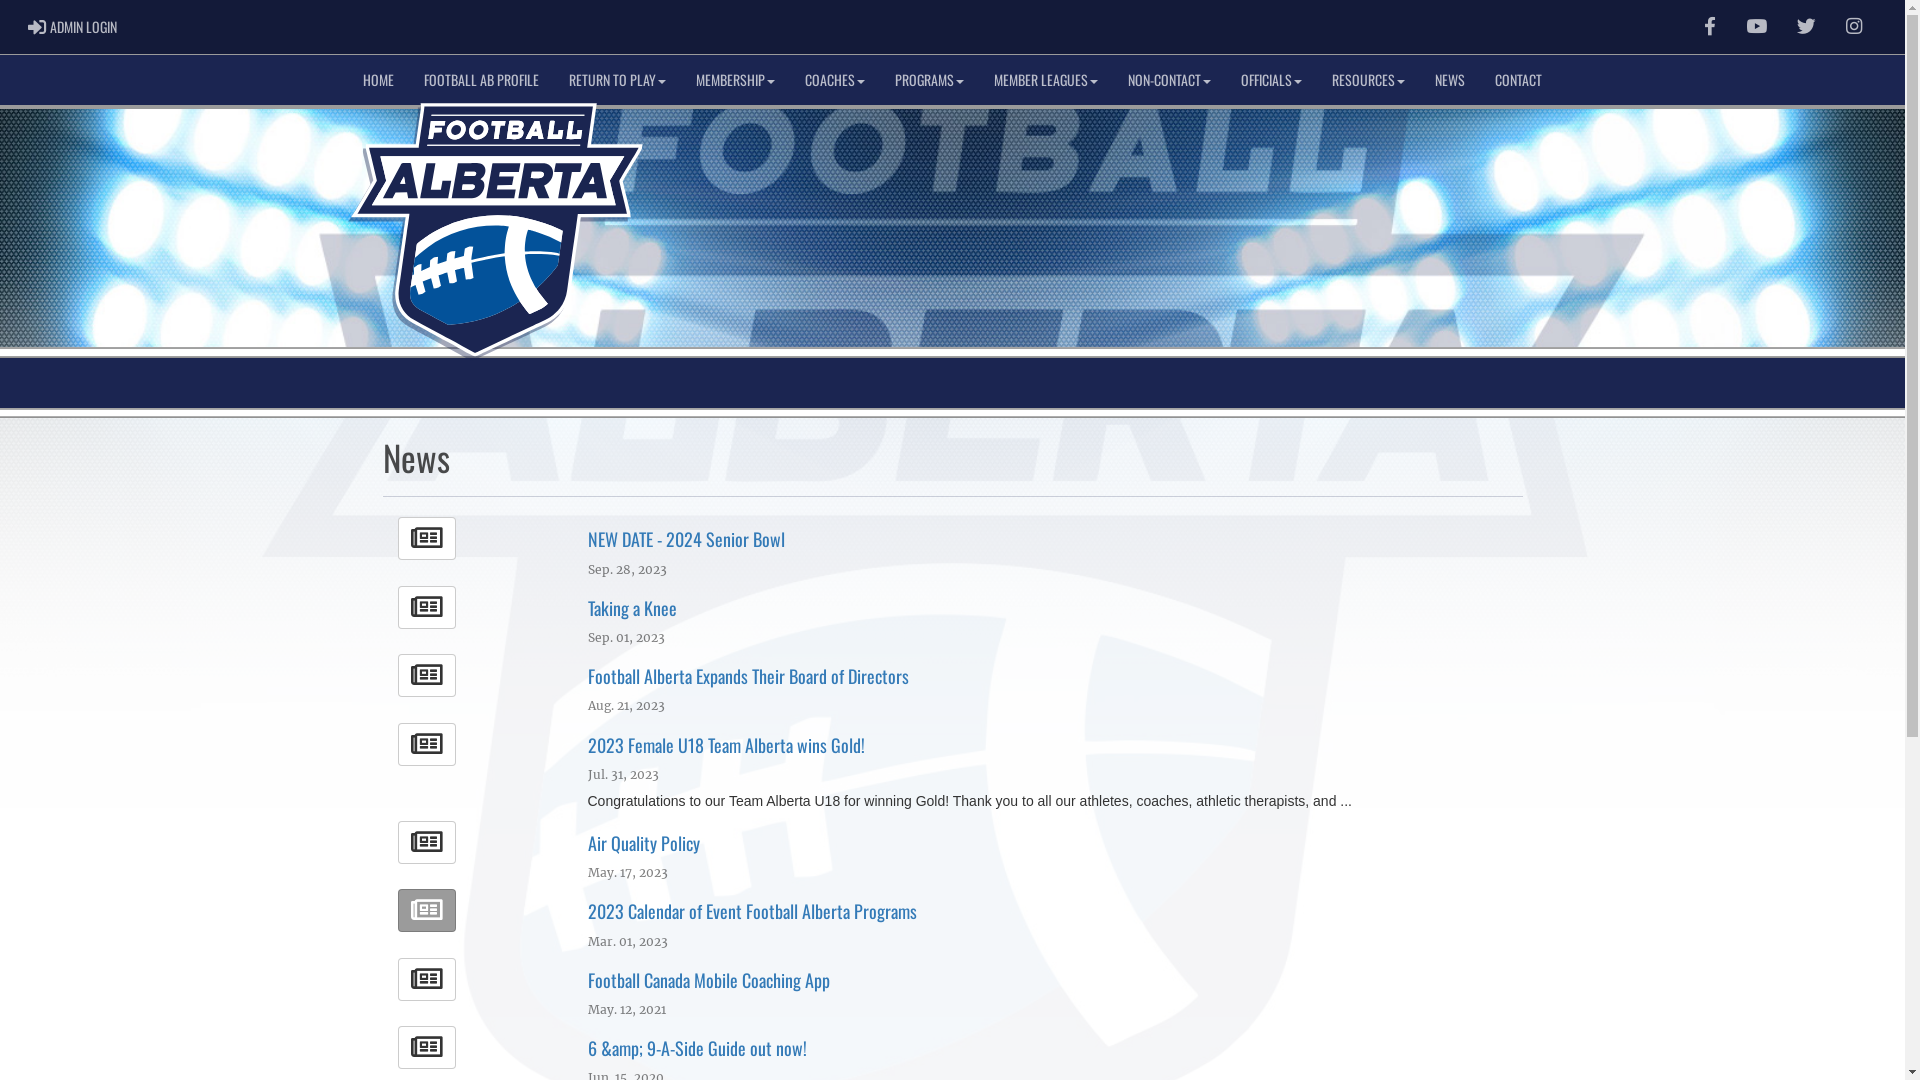 This screenshot has height=1080, width=1920. I want to click on 'CONTACT', so click(1518, 79).